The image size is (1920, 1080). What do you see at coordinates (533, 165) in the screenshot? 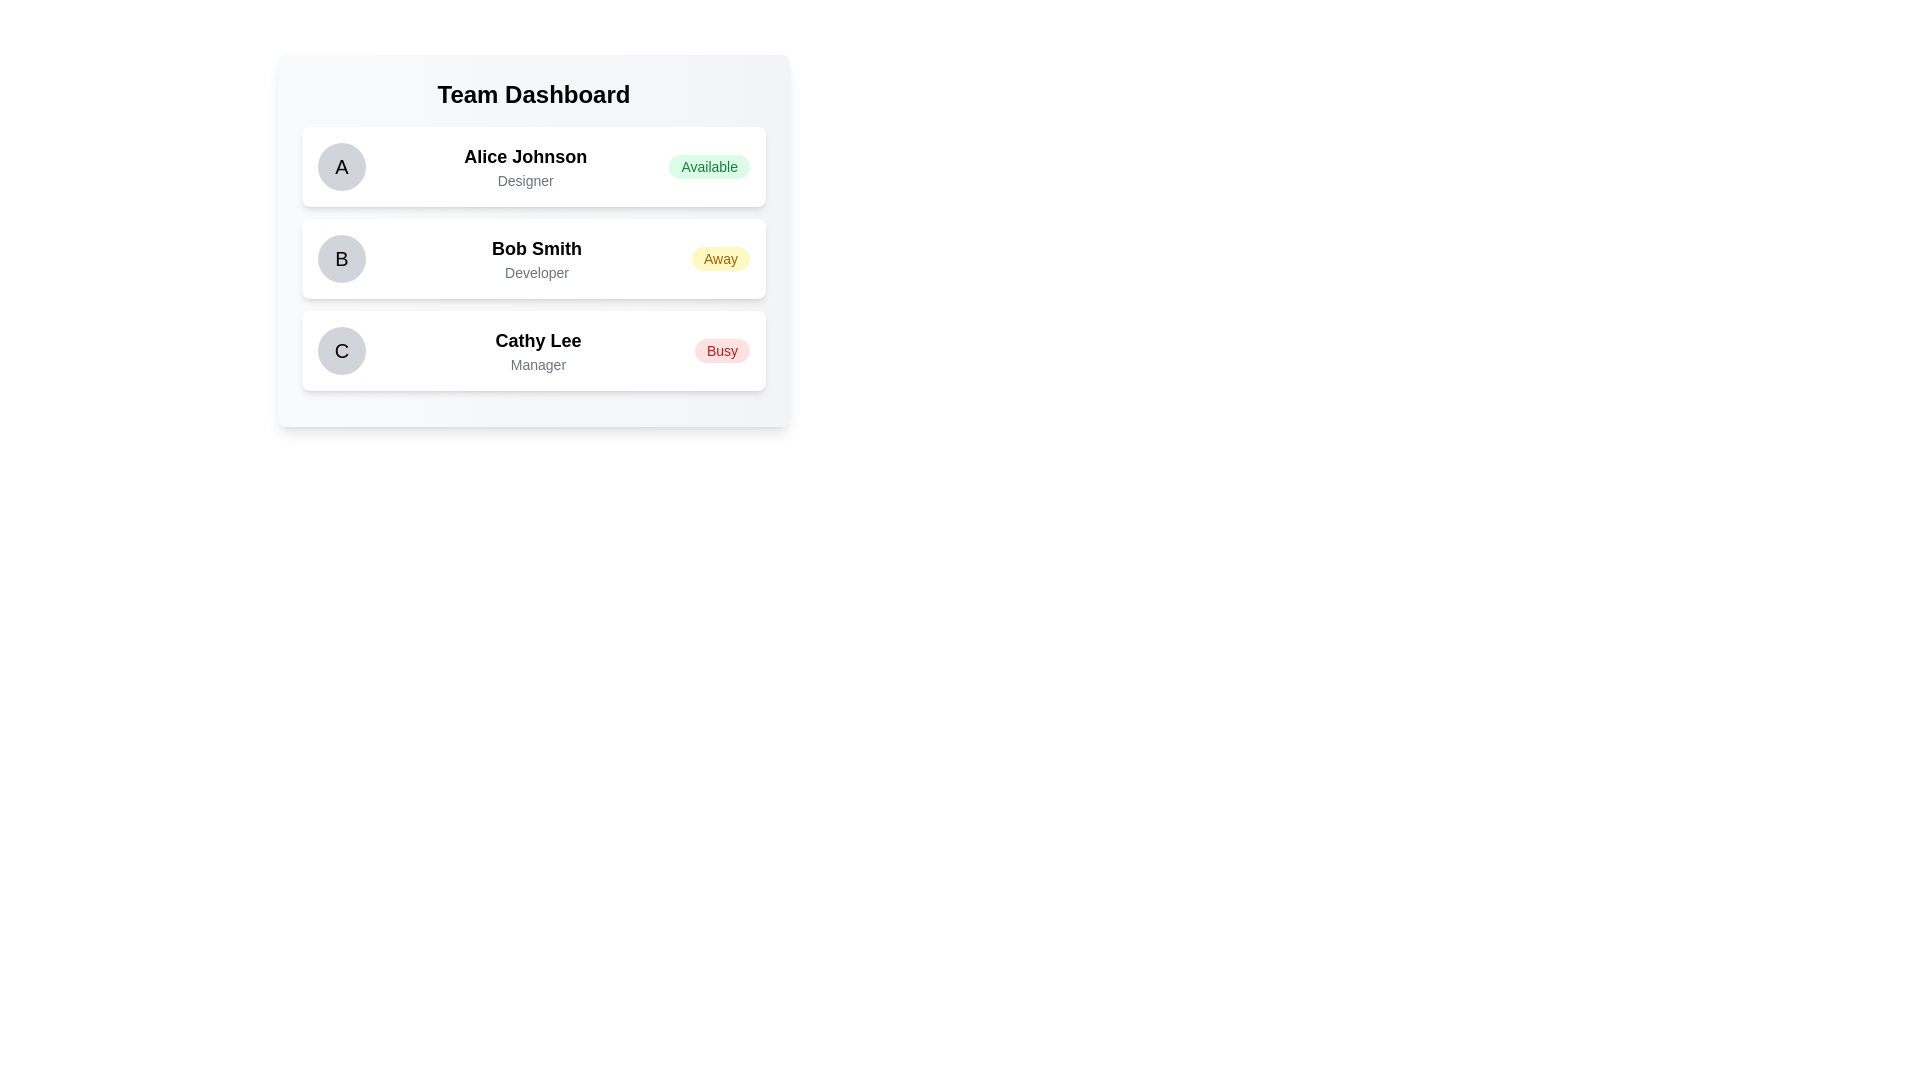
I see `the Interactive card displaying a team member's information, which is the first item in the list under the 'Team Dashboard'` at bounding box center [533, 165].